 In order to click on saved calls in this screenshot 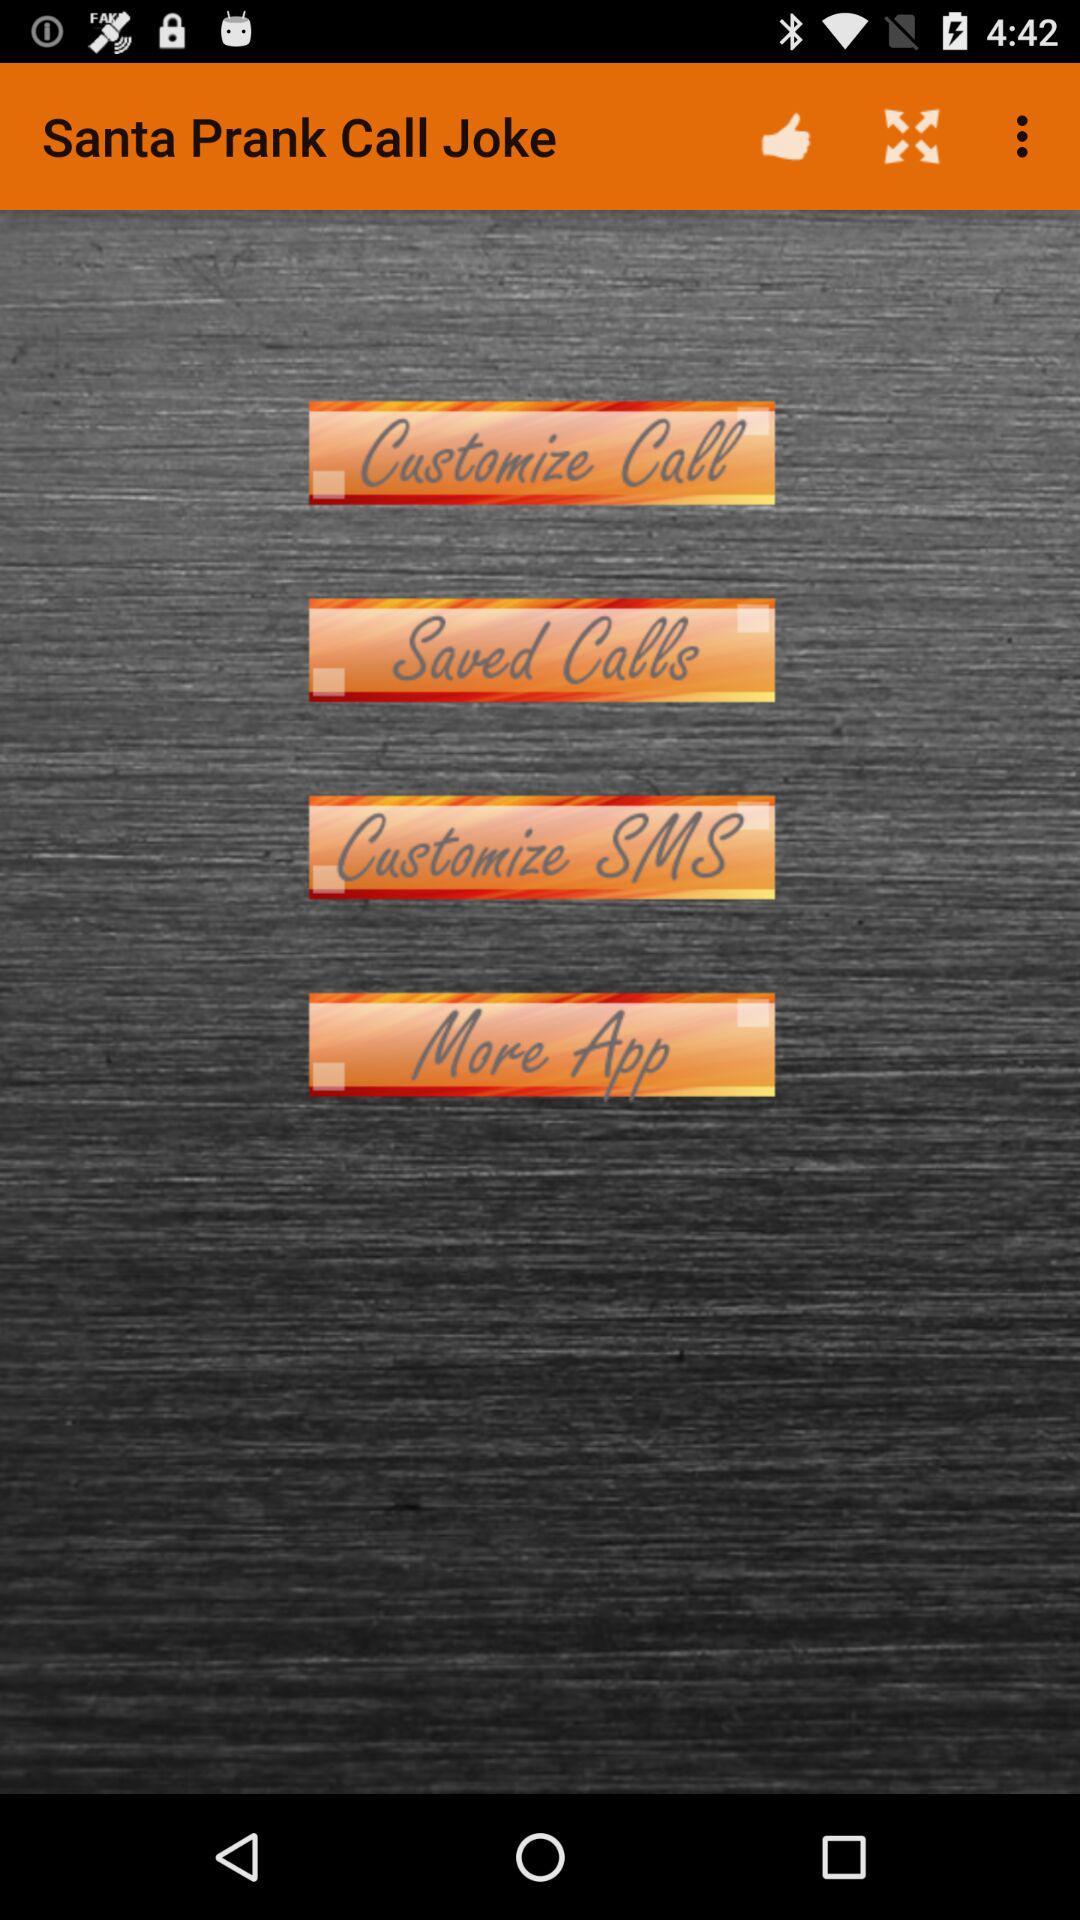, I will do `click(540, 650)`.